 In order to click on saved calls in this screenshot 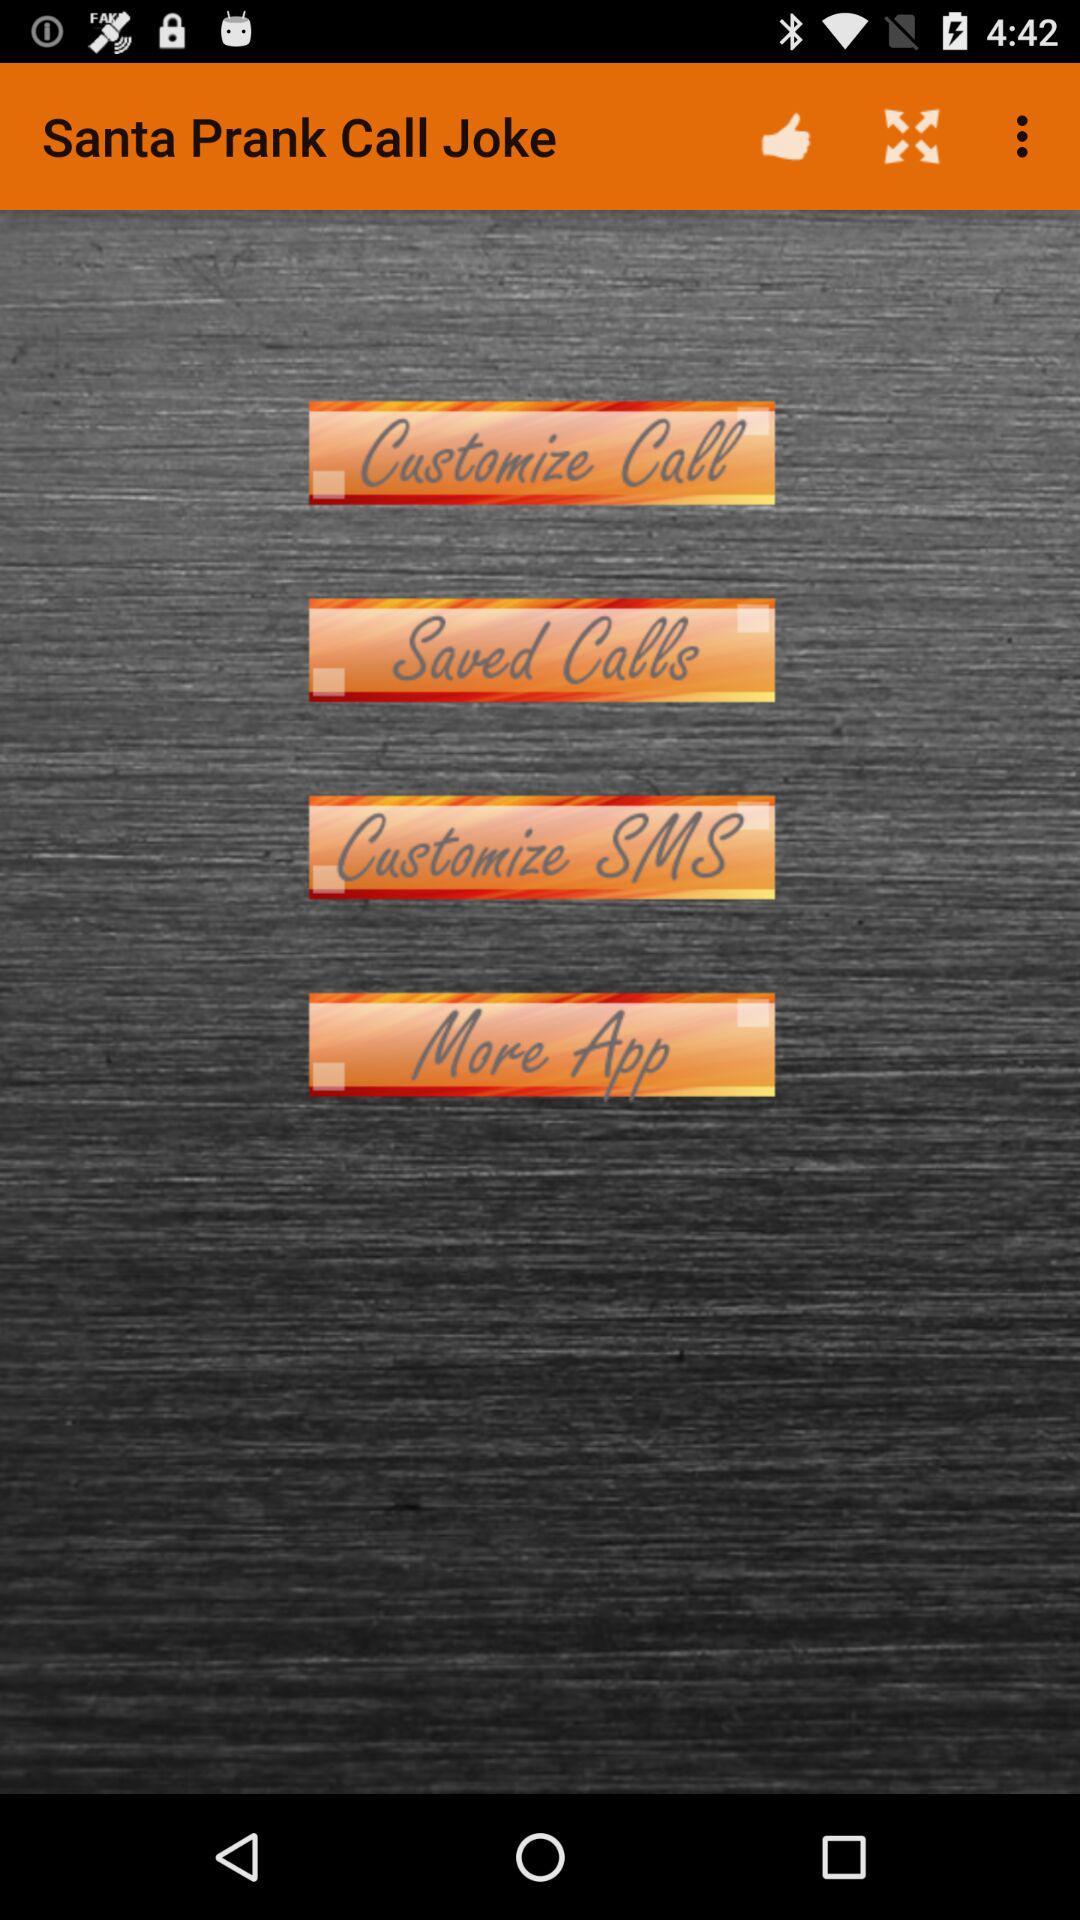, I will do `click(540, 650)`.